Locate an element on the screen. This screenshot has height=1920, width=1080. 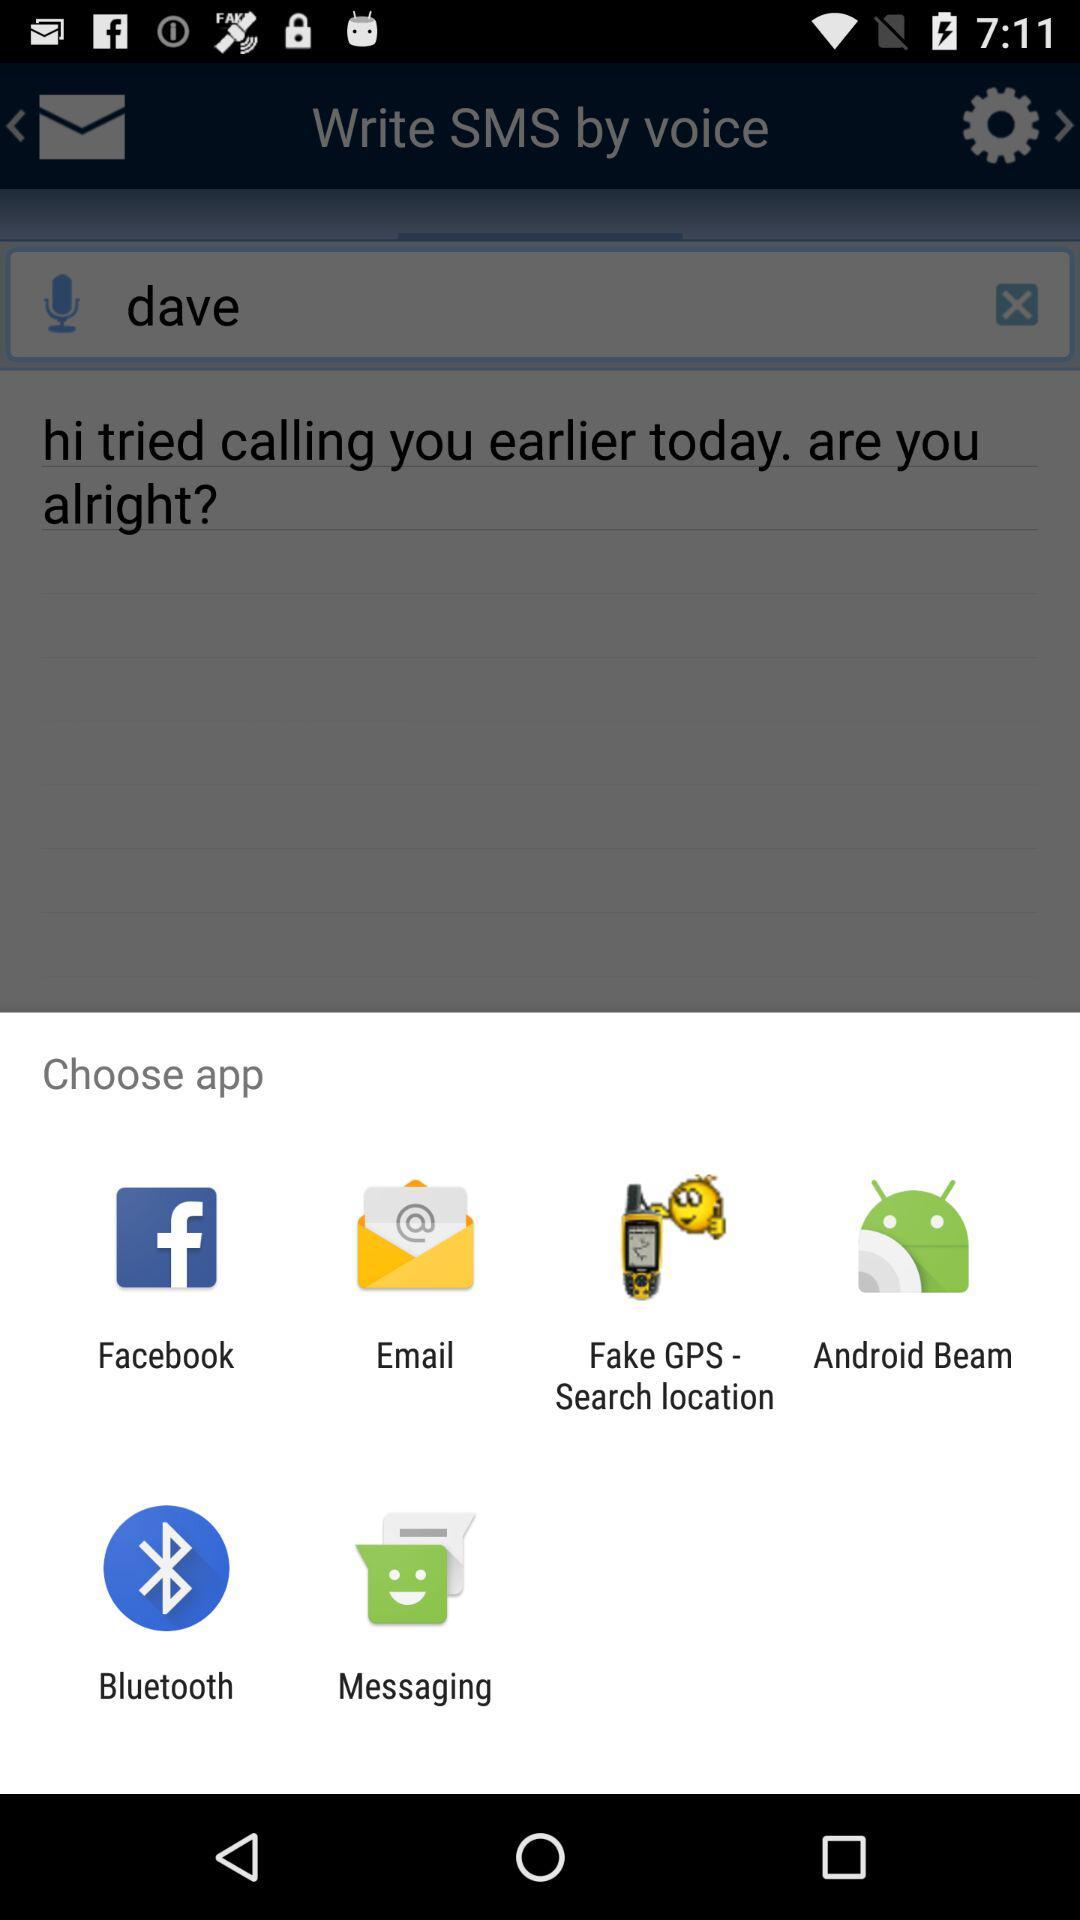
the email is located at coordinates (414, 1374).